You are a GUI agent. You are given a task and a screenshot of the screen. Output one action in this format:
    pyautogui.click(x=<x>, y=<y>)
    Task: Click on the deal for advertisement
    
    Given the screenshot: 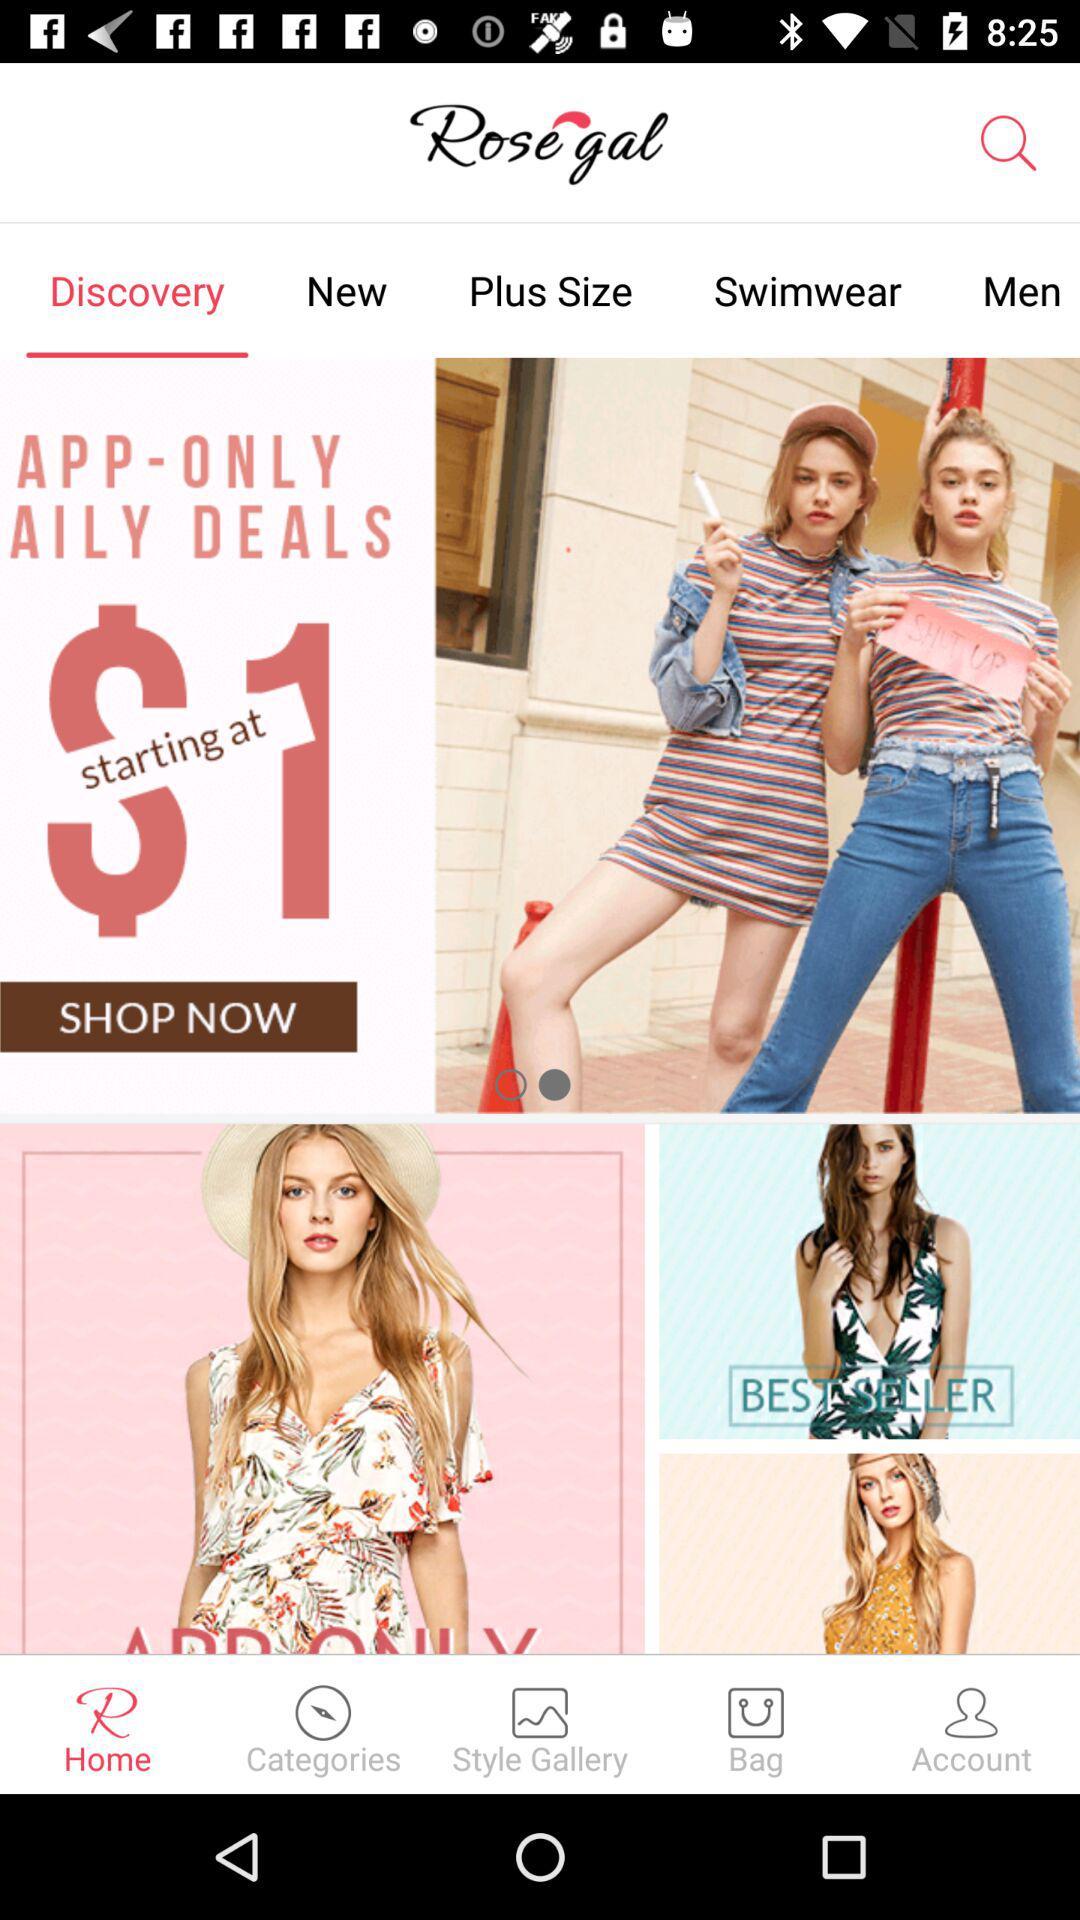 What is the action you would take?
    pyautogui.click(x=540, y=734)
    